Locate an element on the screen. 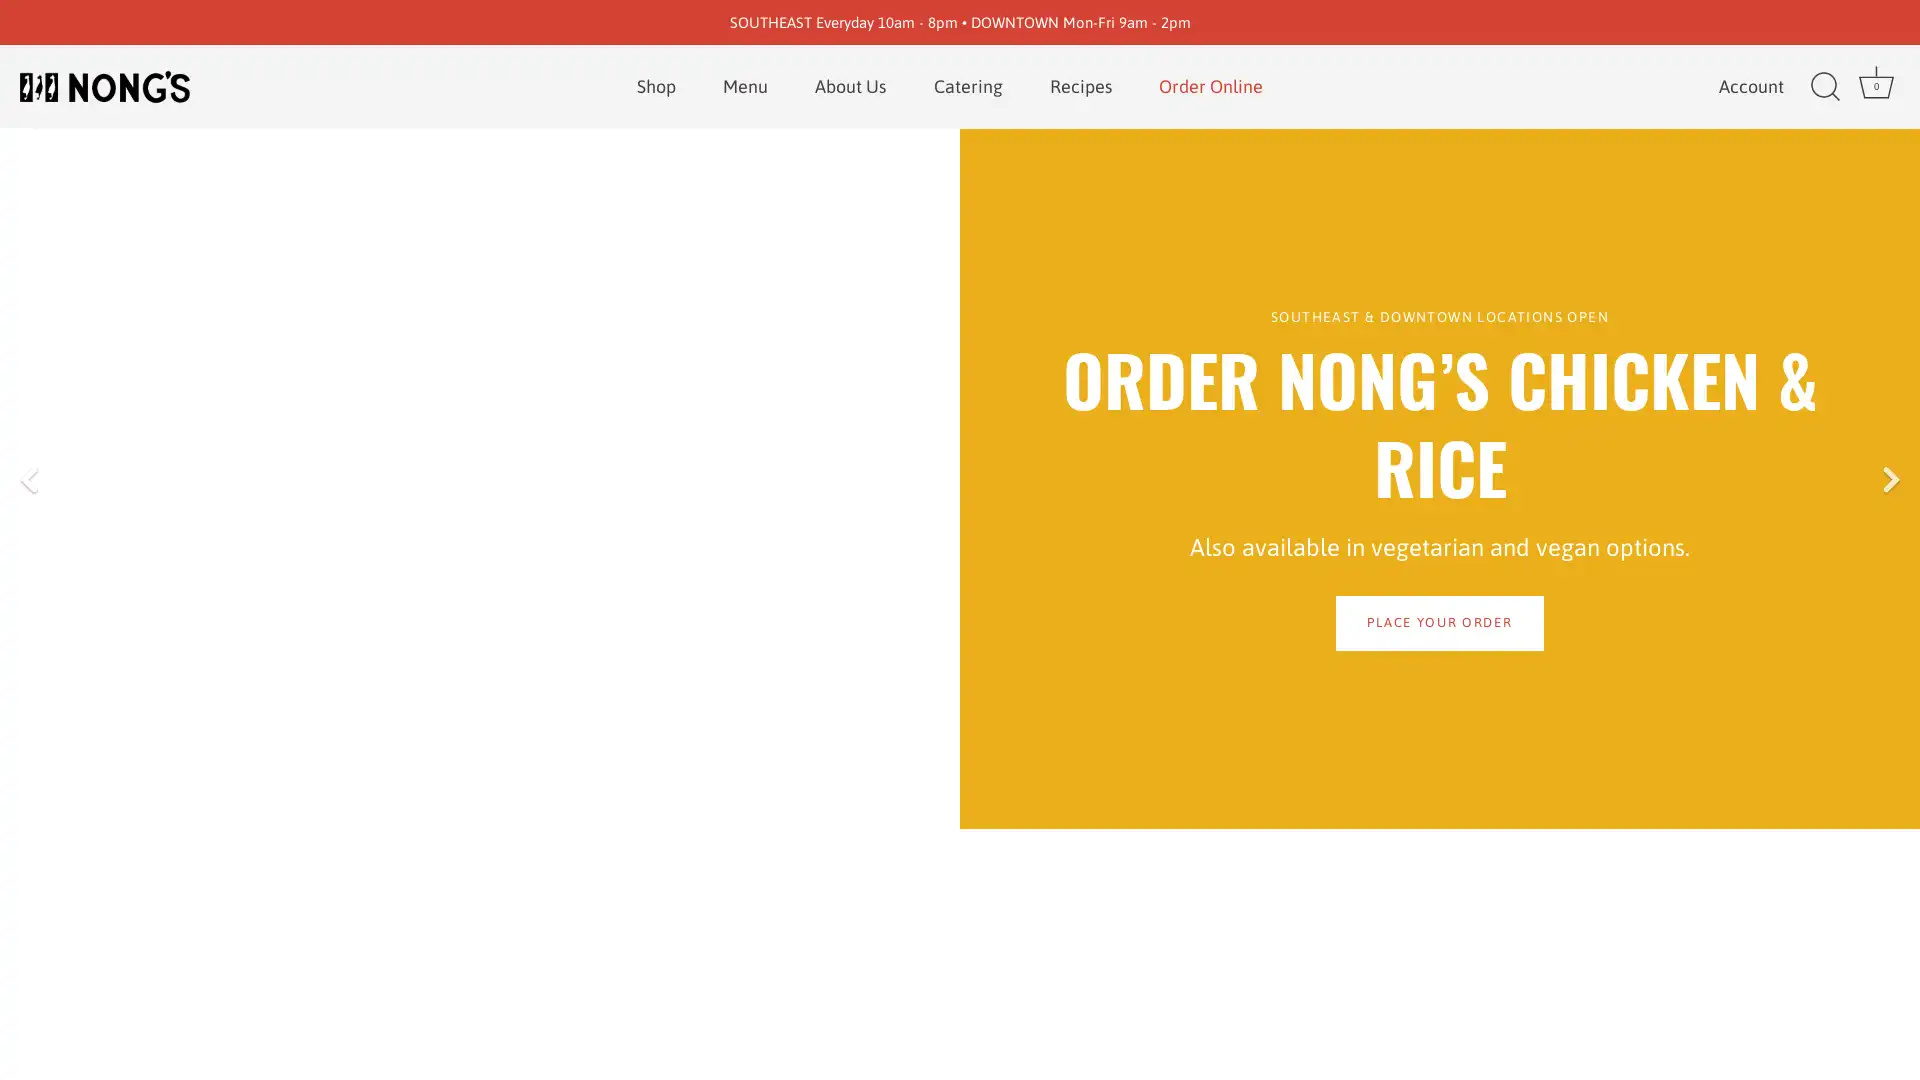 This screenshot has height=1080, width=1920. Next is located at coordinates (1889, 478).